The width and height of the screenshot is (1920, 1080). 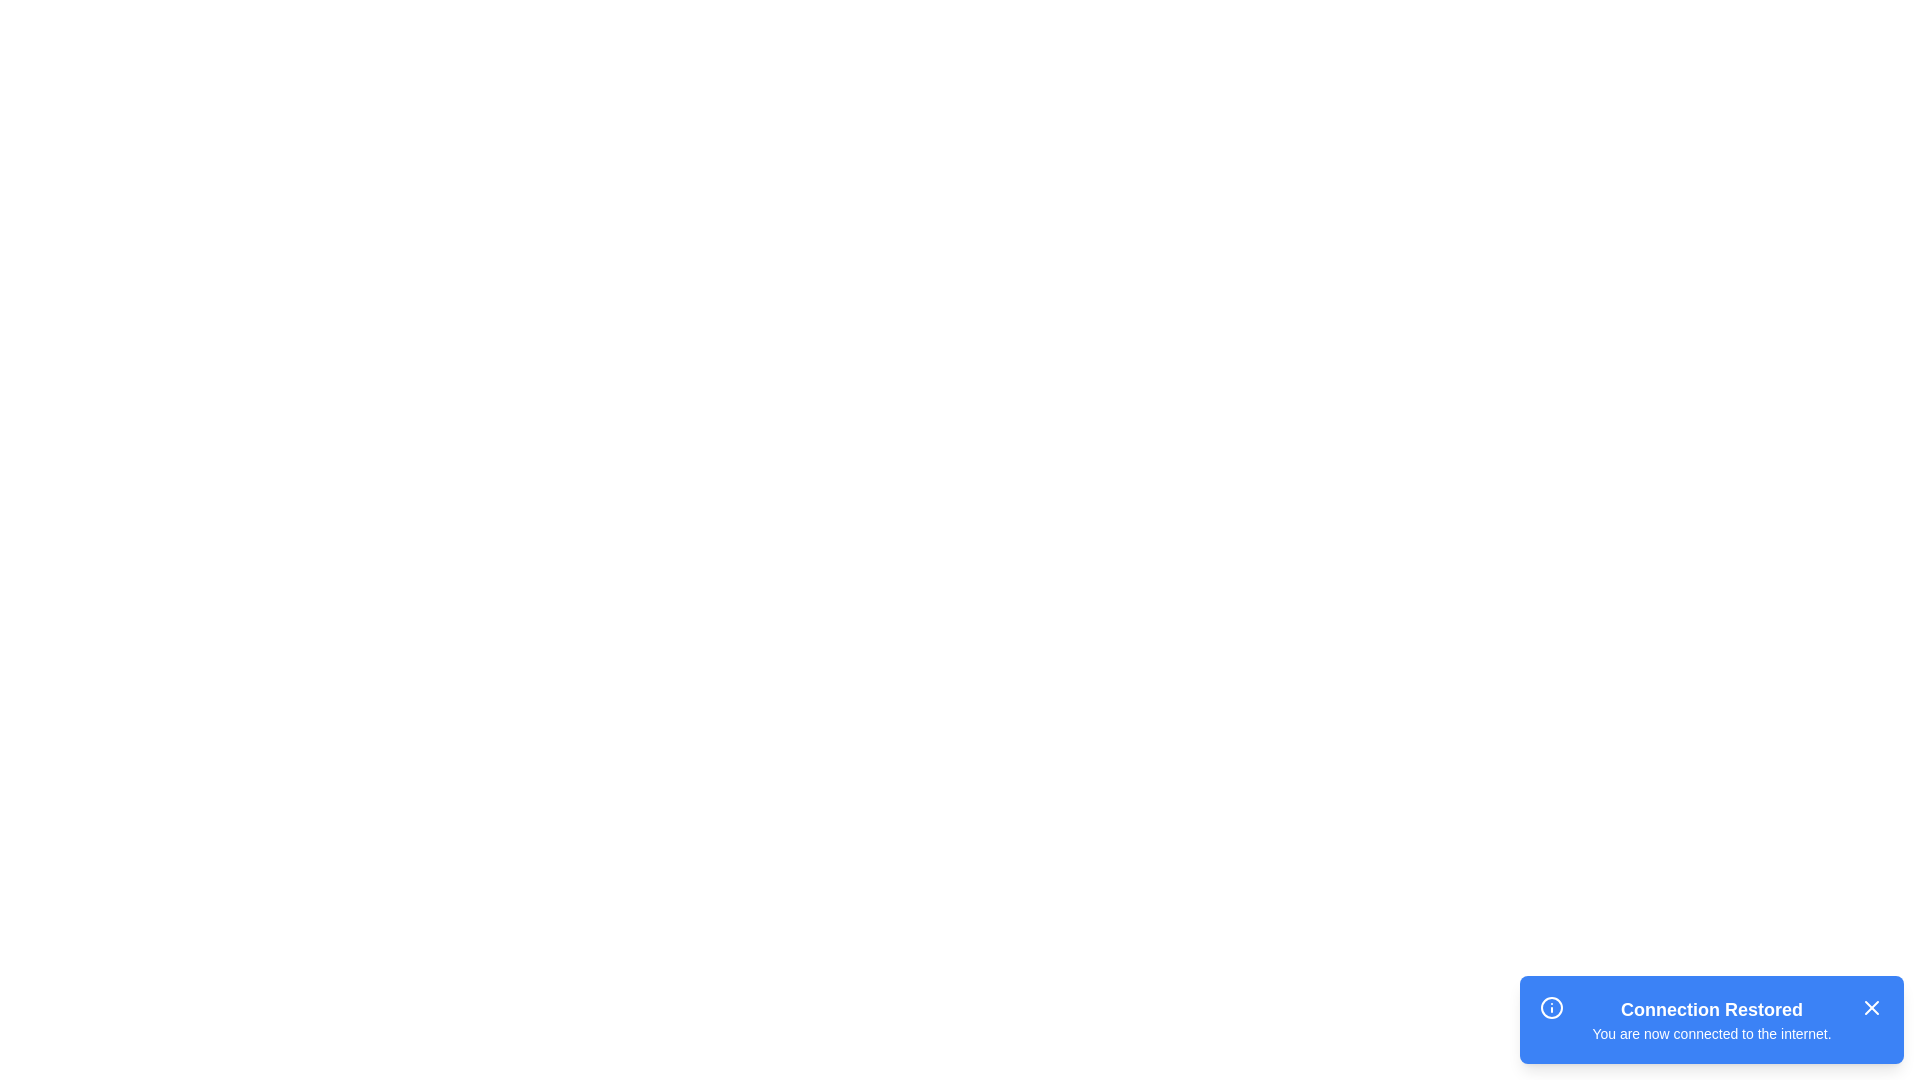 I want to click on the text block that indicates the restored internet connection located in the notification card at the bottom-right corner of the viewport to interact with its surroundings, so click(x=1711, y=1019).